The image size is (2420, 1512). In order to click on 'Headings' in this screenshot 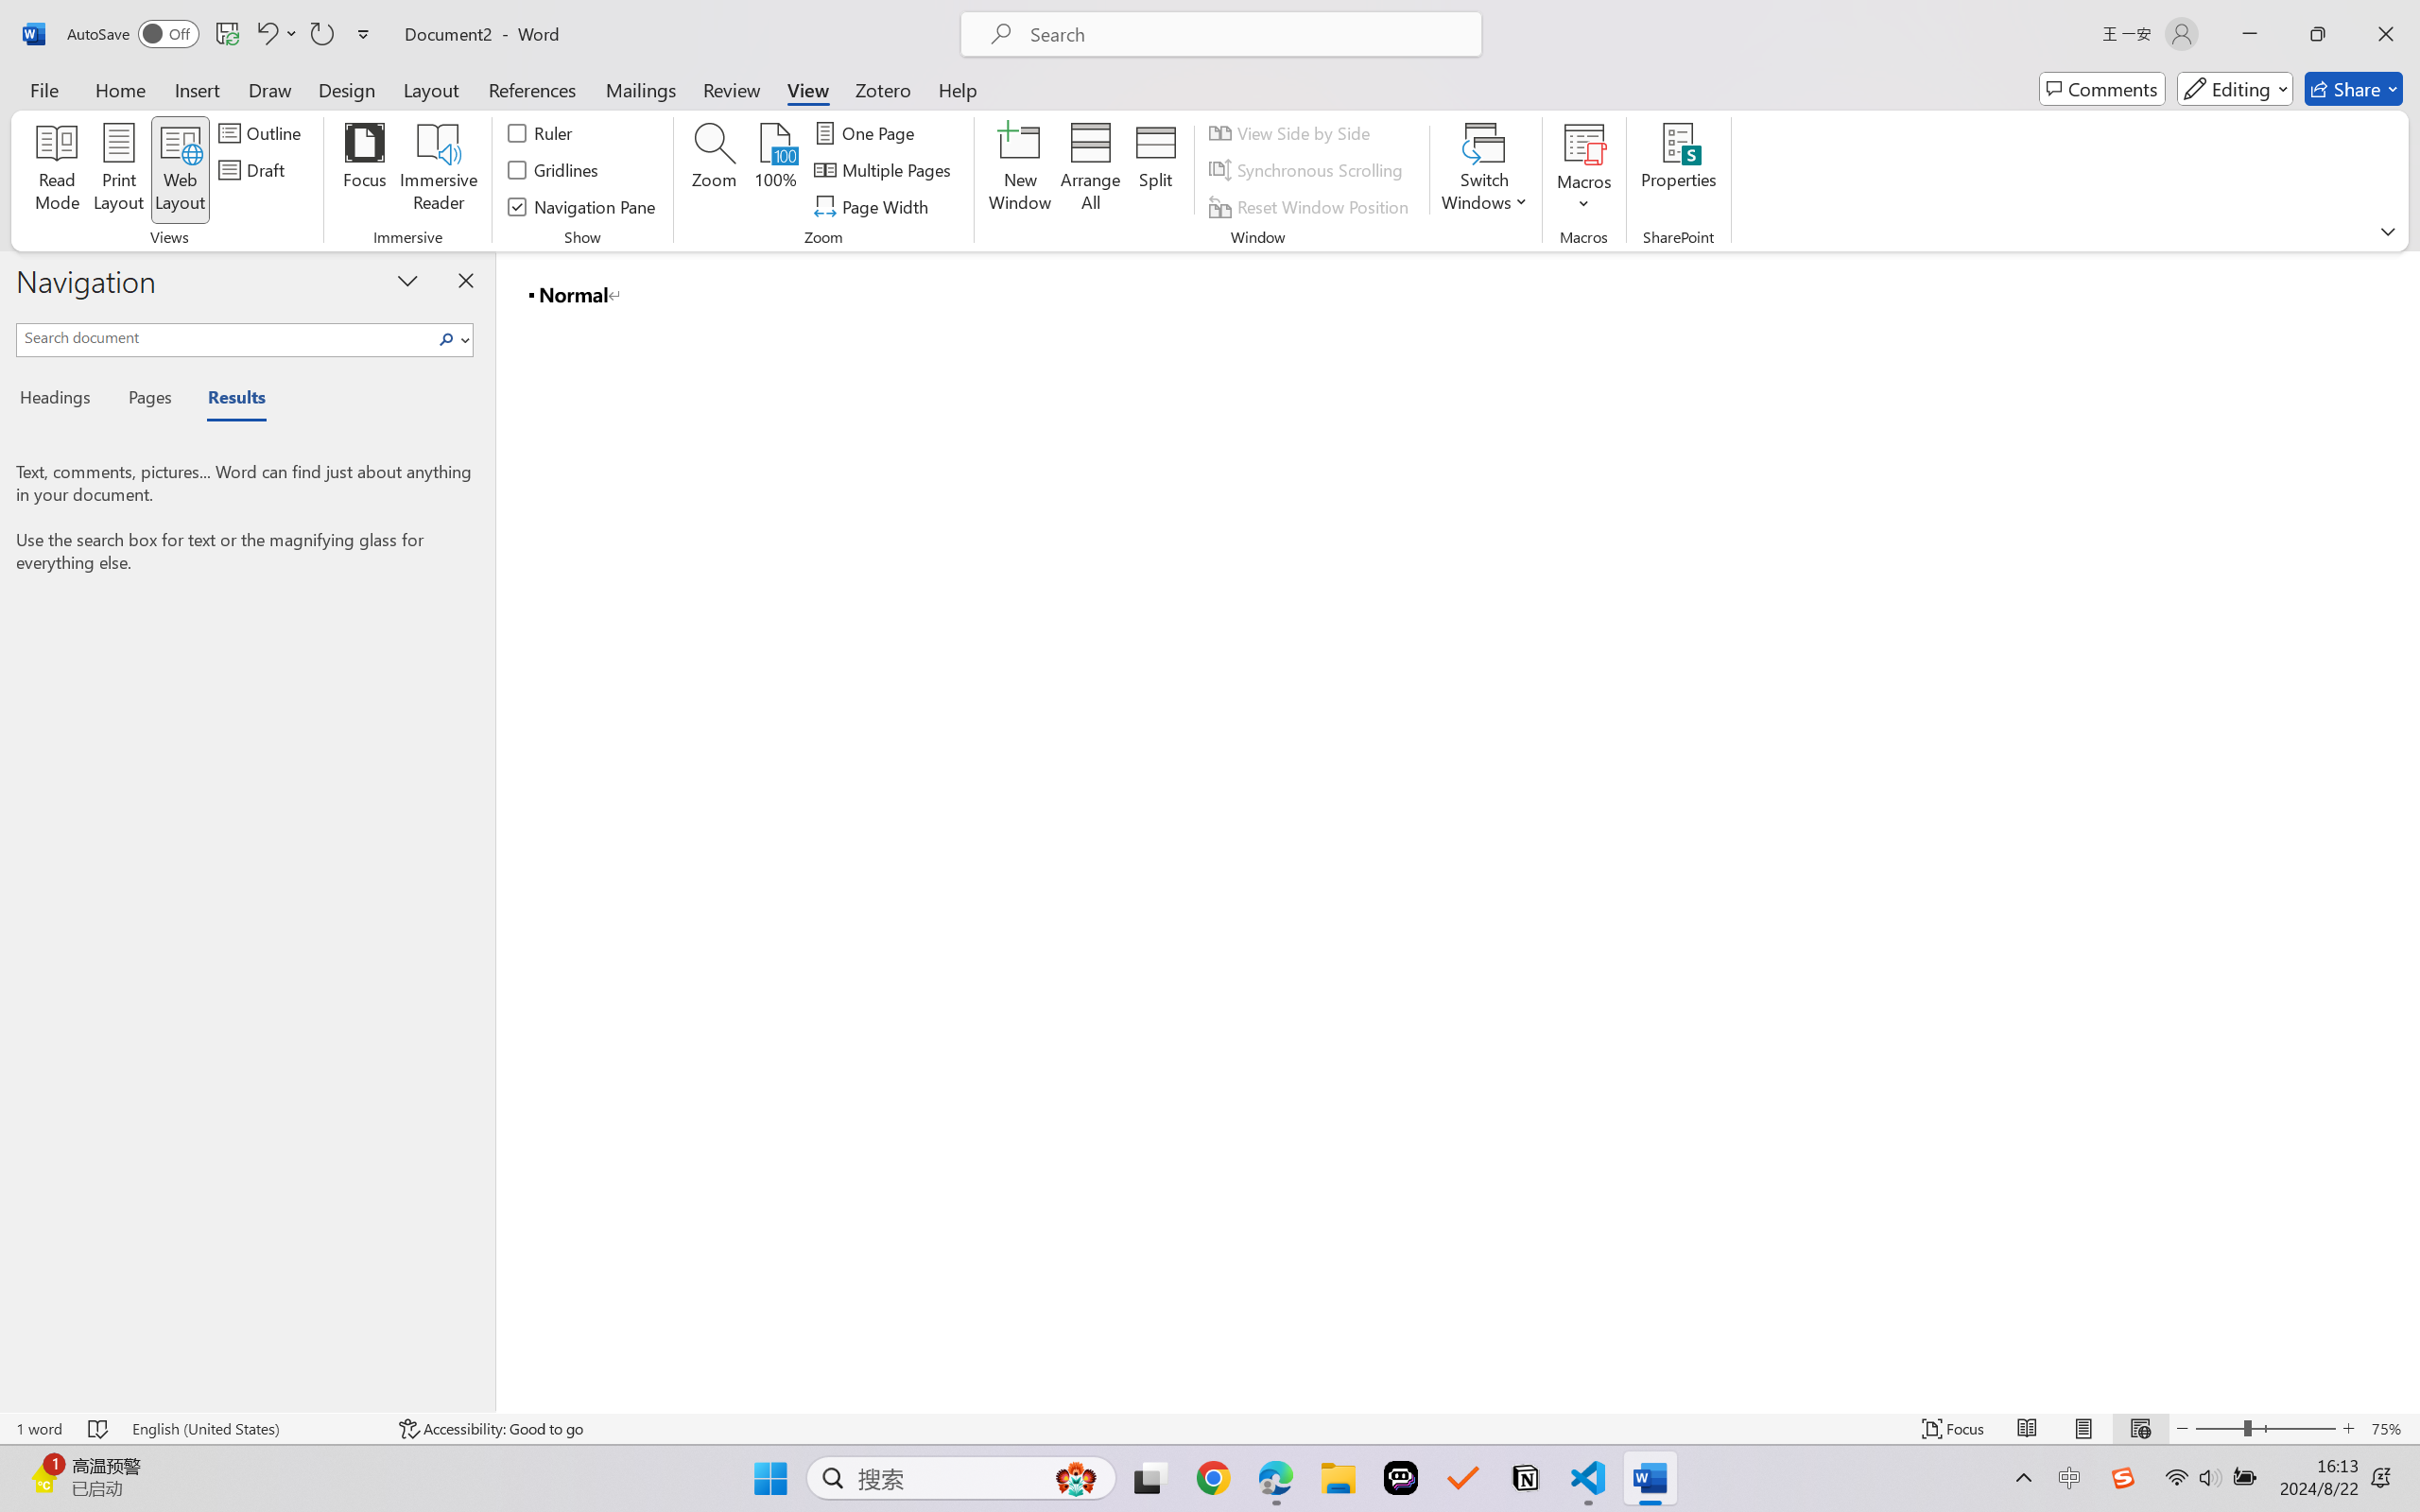, I will do `click(61, 401)`.